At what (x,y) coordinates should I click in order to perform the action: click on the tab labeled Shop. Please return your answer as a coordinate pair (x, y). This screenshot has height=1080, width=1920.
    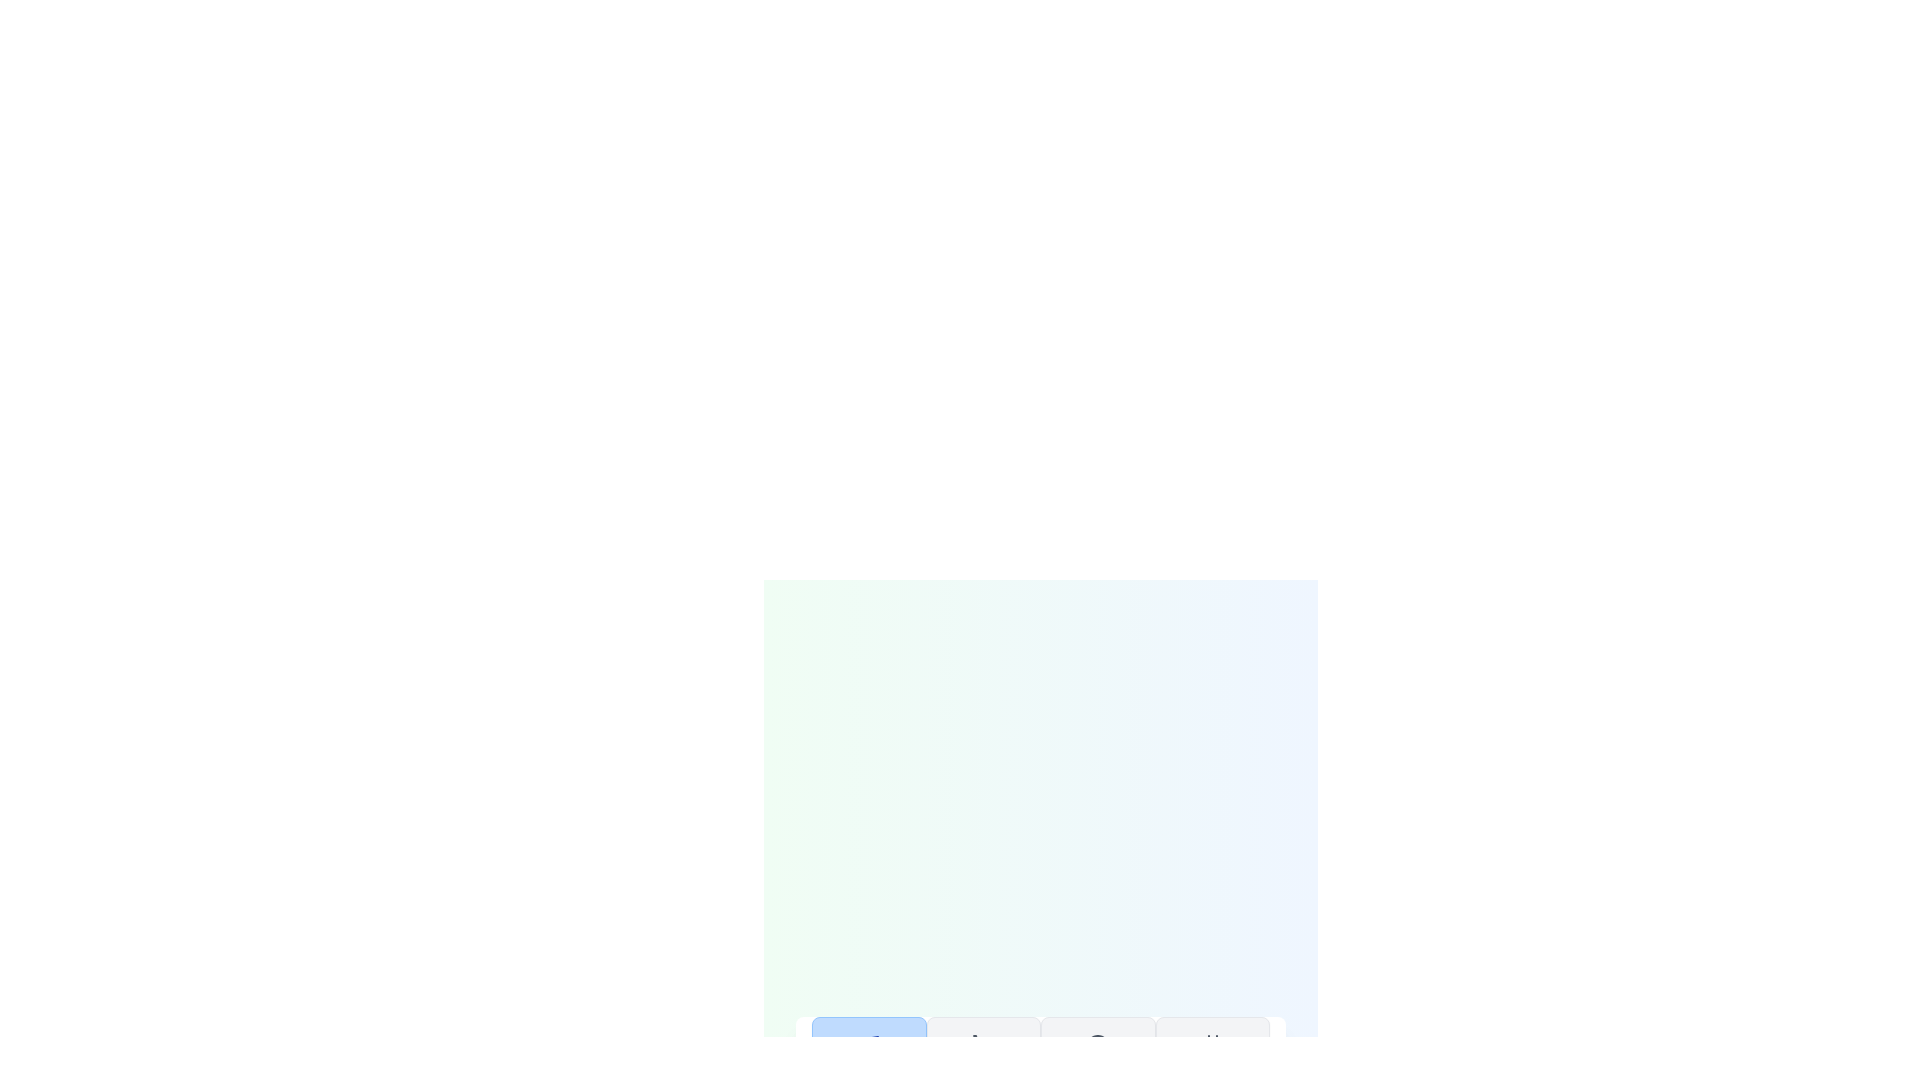
    Looking at the image, I should click on (983, 1062).